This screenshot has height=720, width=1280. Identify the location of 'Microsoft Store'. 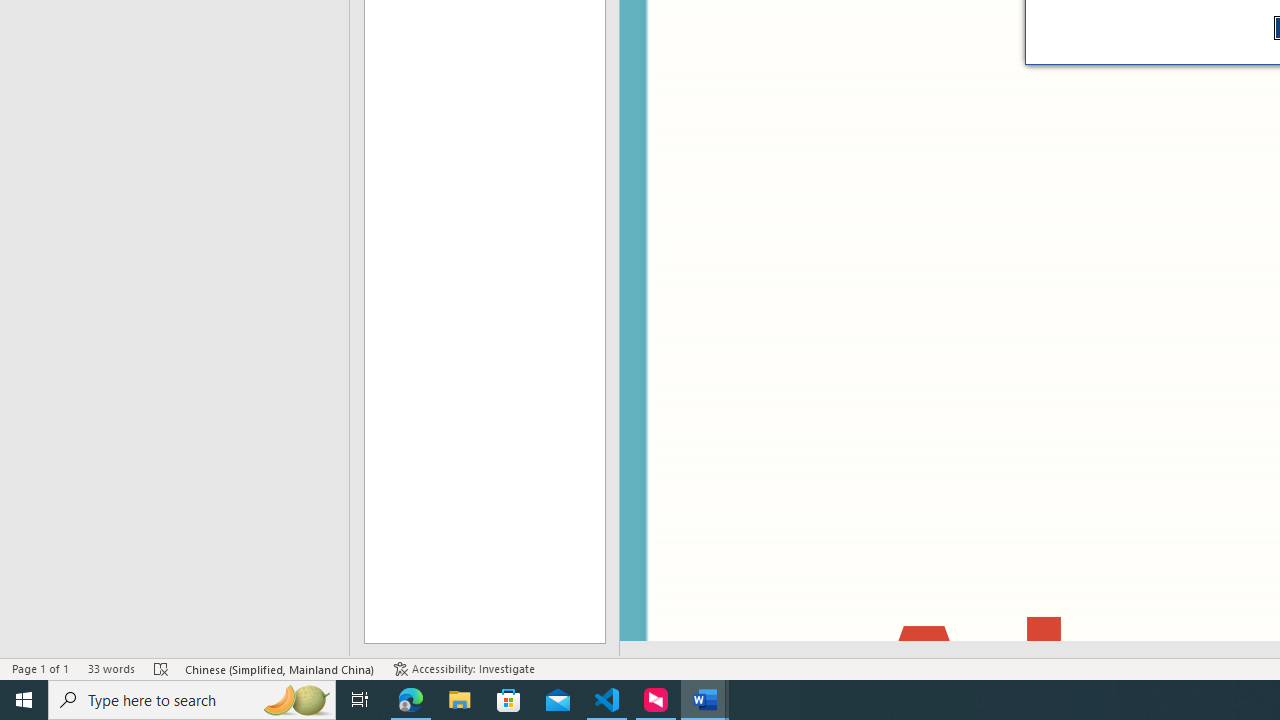
(509, 698).